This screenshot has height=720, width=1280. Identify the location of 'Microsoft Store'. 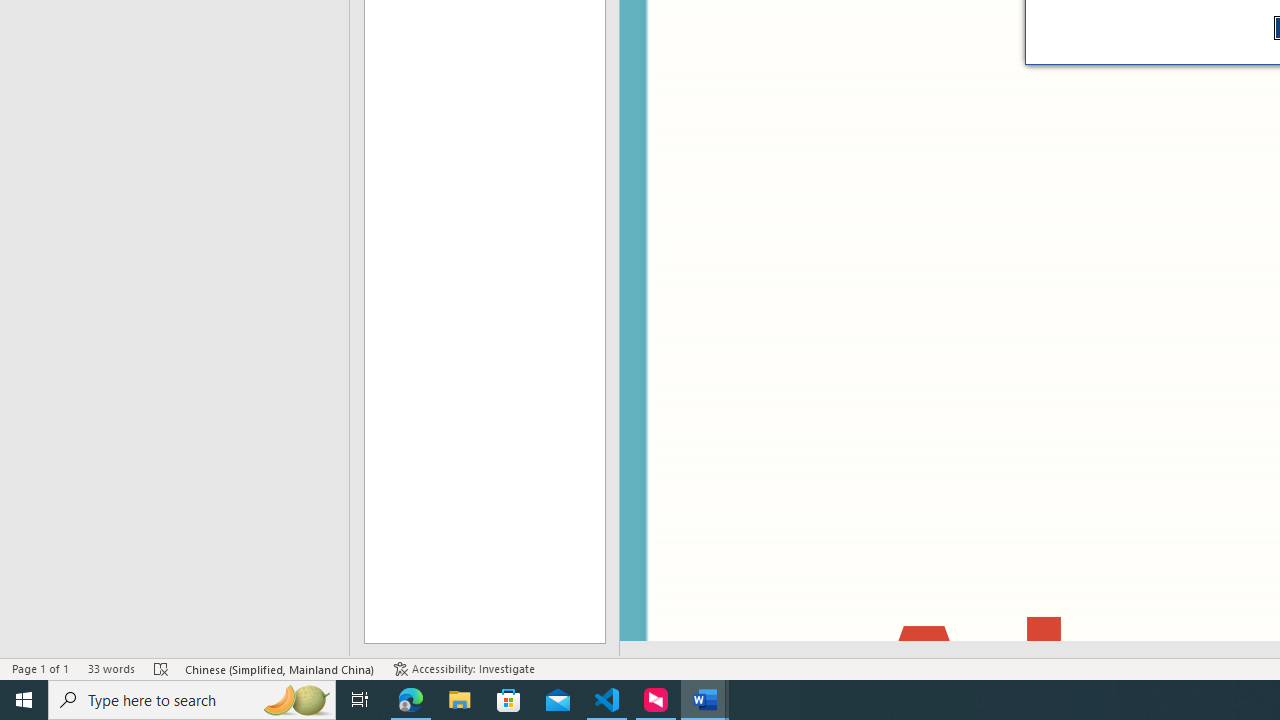
(509, 698).